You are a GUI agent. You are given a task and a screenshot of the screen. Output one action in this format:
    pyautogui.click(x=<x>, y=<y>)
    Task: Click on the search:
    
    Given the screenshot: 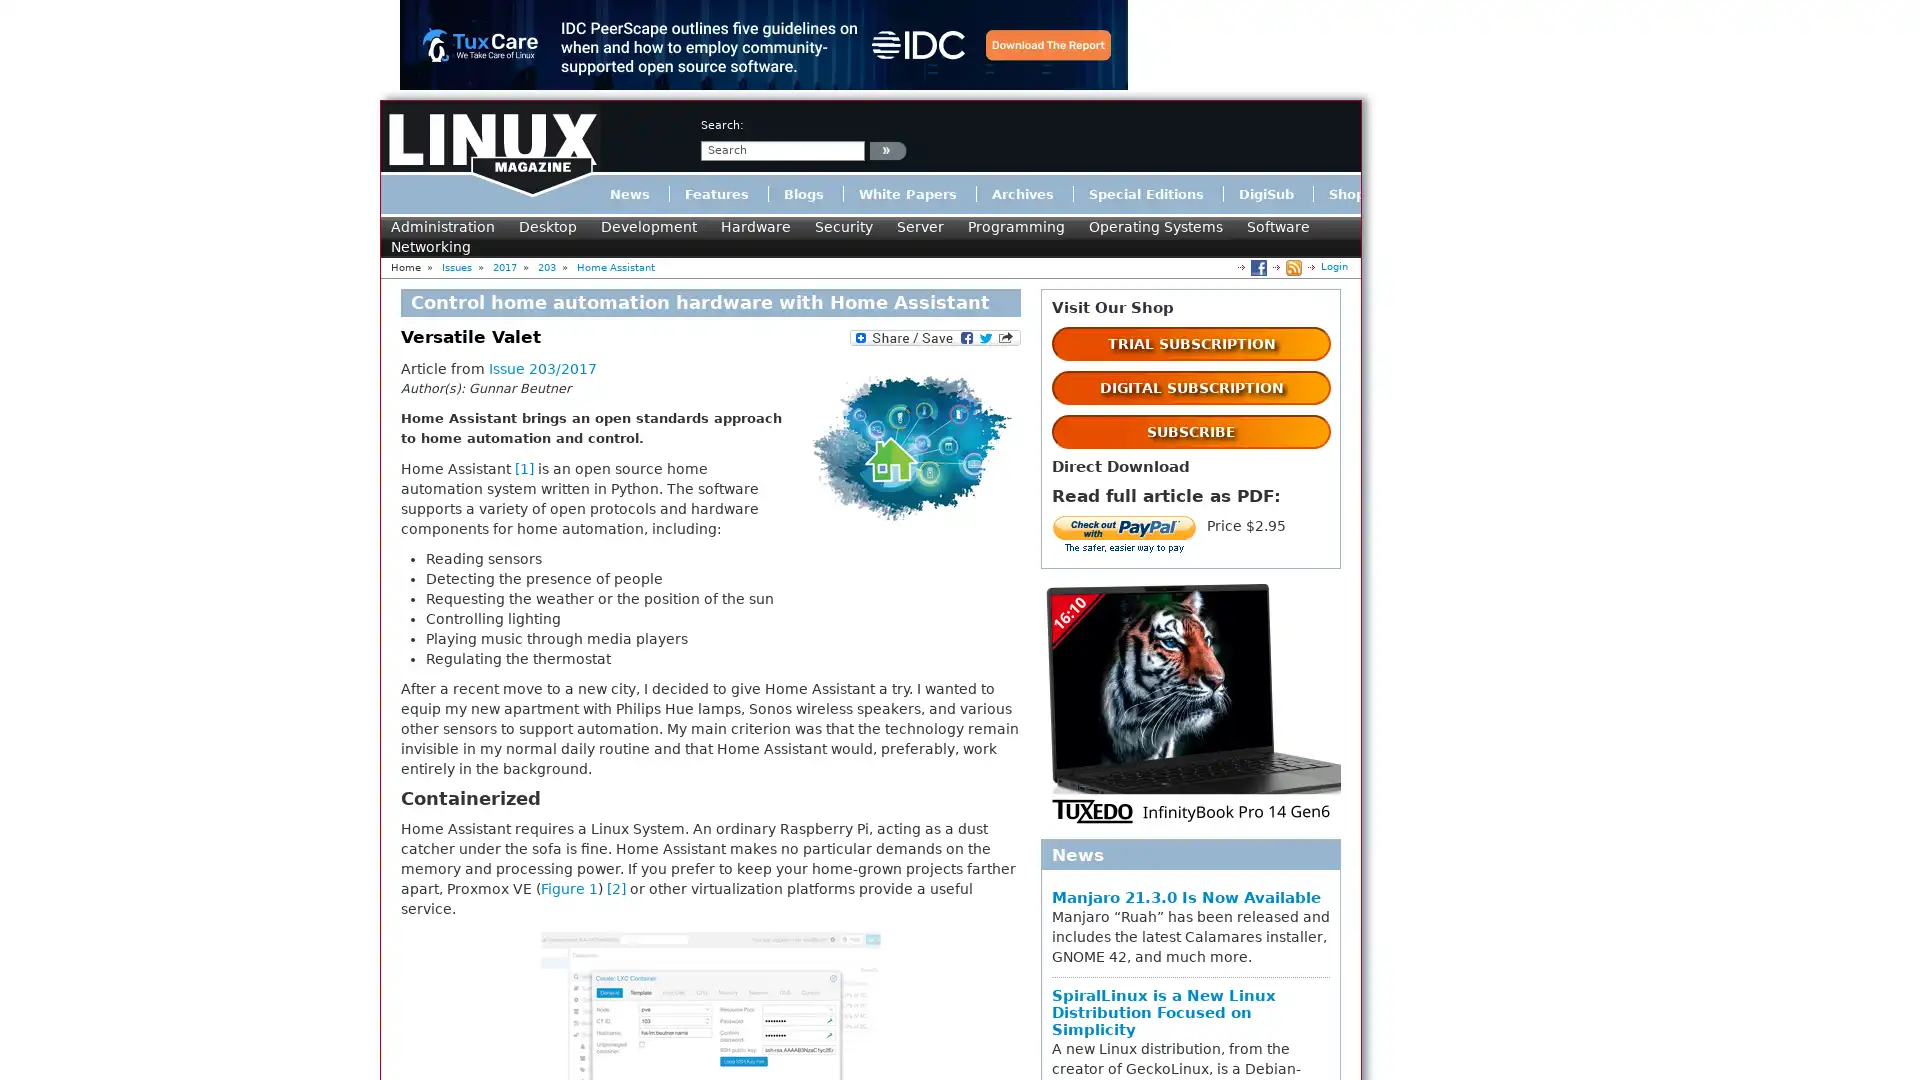 What is the action you would take?
    pyautogui.click(x=887, y=149)
    